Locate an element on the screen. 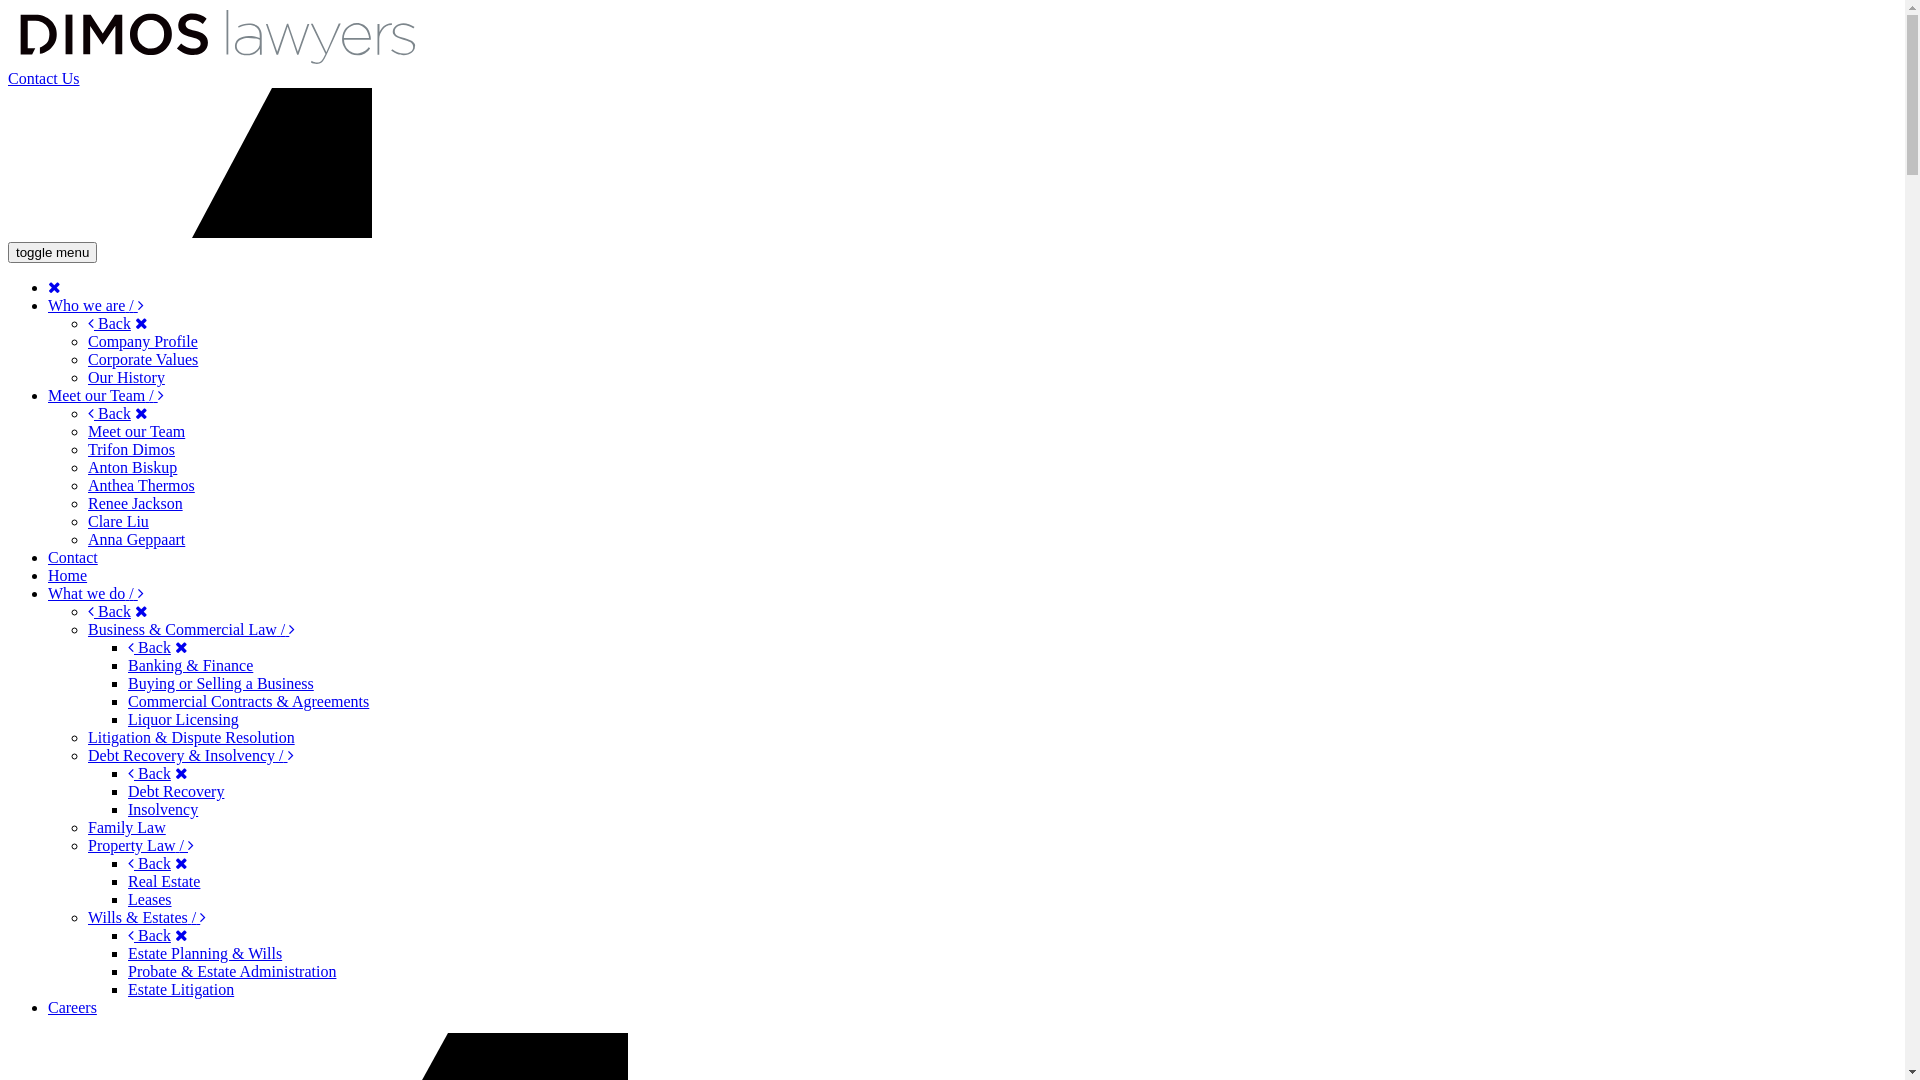 This screenshot has height=1080, width=1920. 'Back' is located at coordinates (148, 862).